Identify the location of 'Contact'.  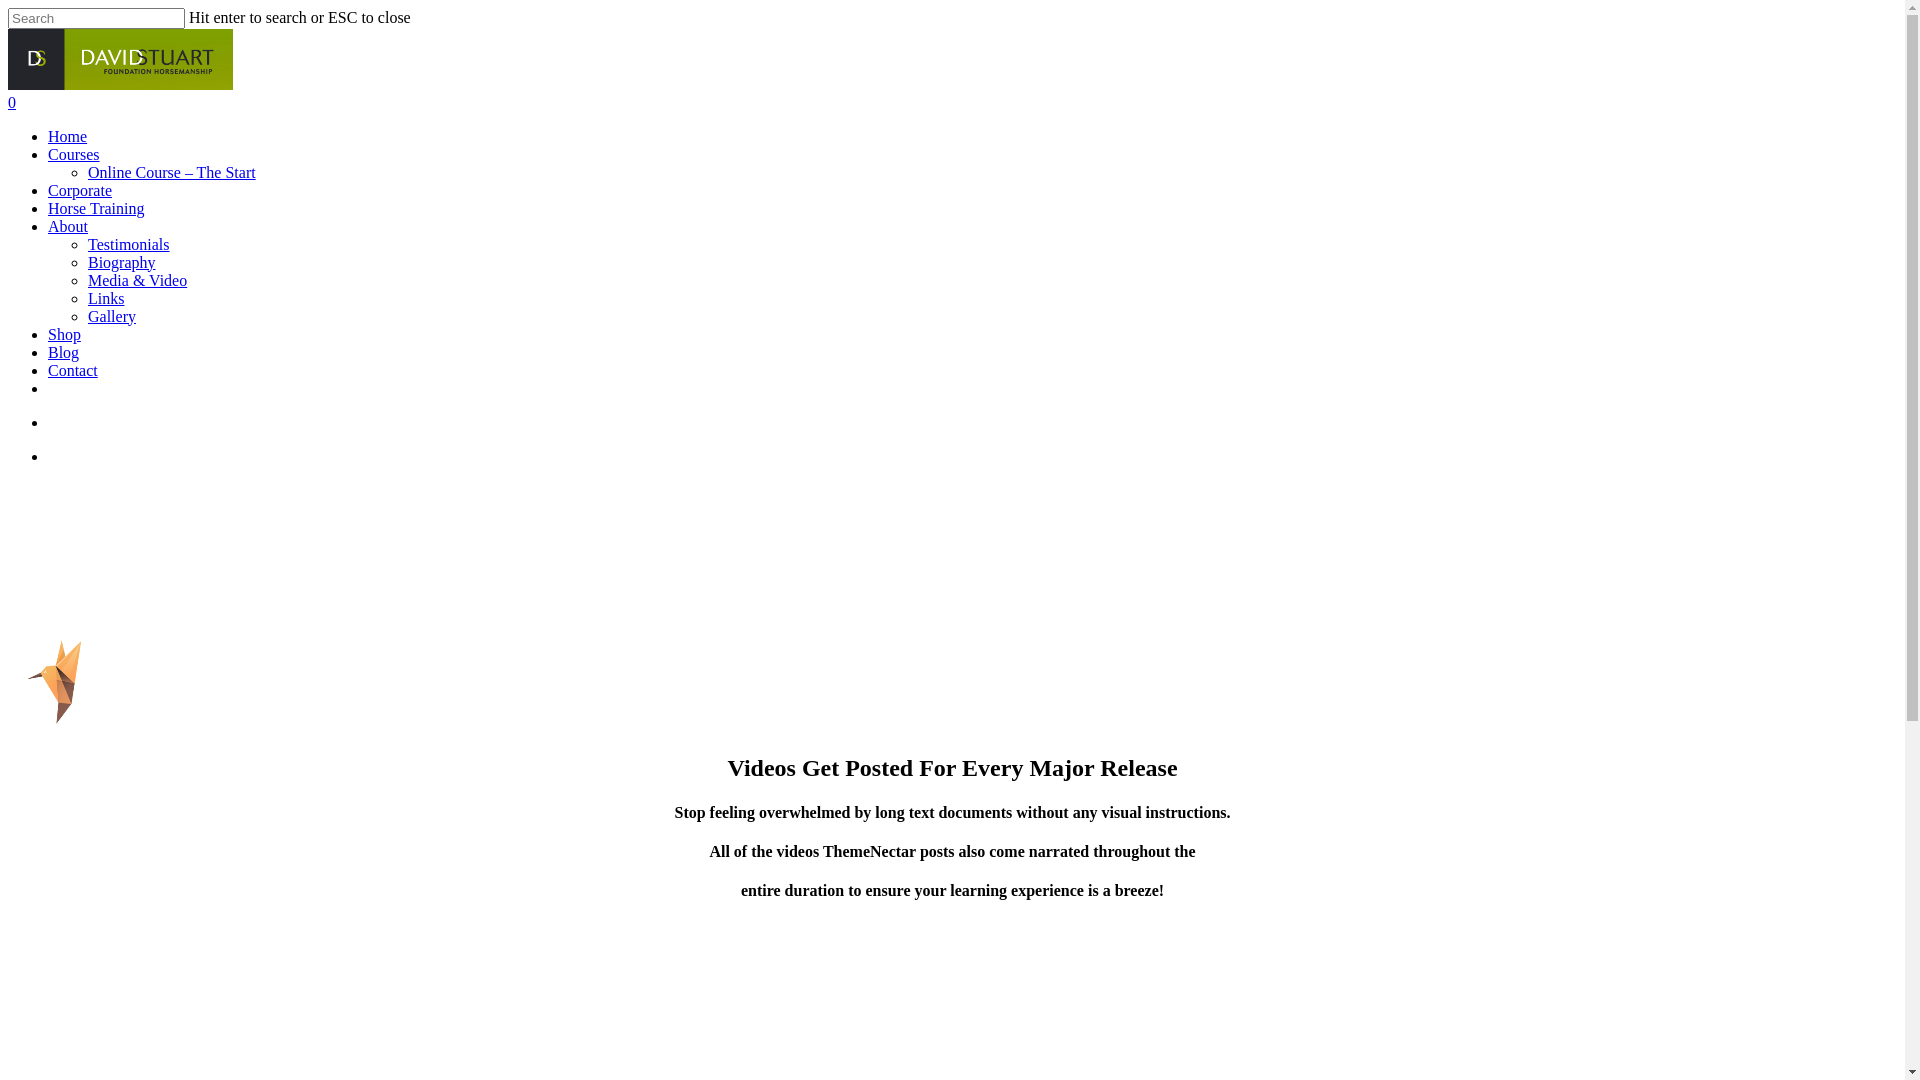
(72, 370).